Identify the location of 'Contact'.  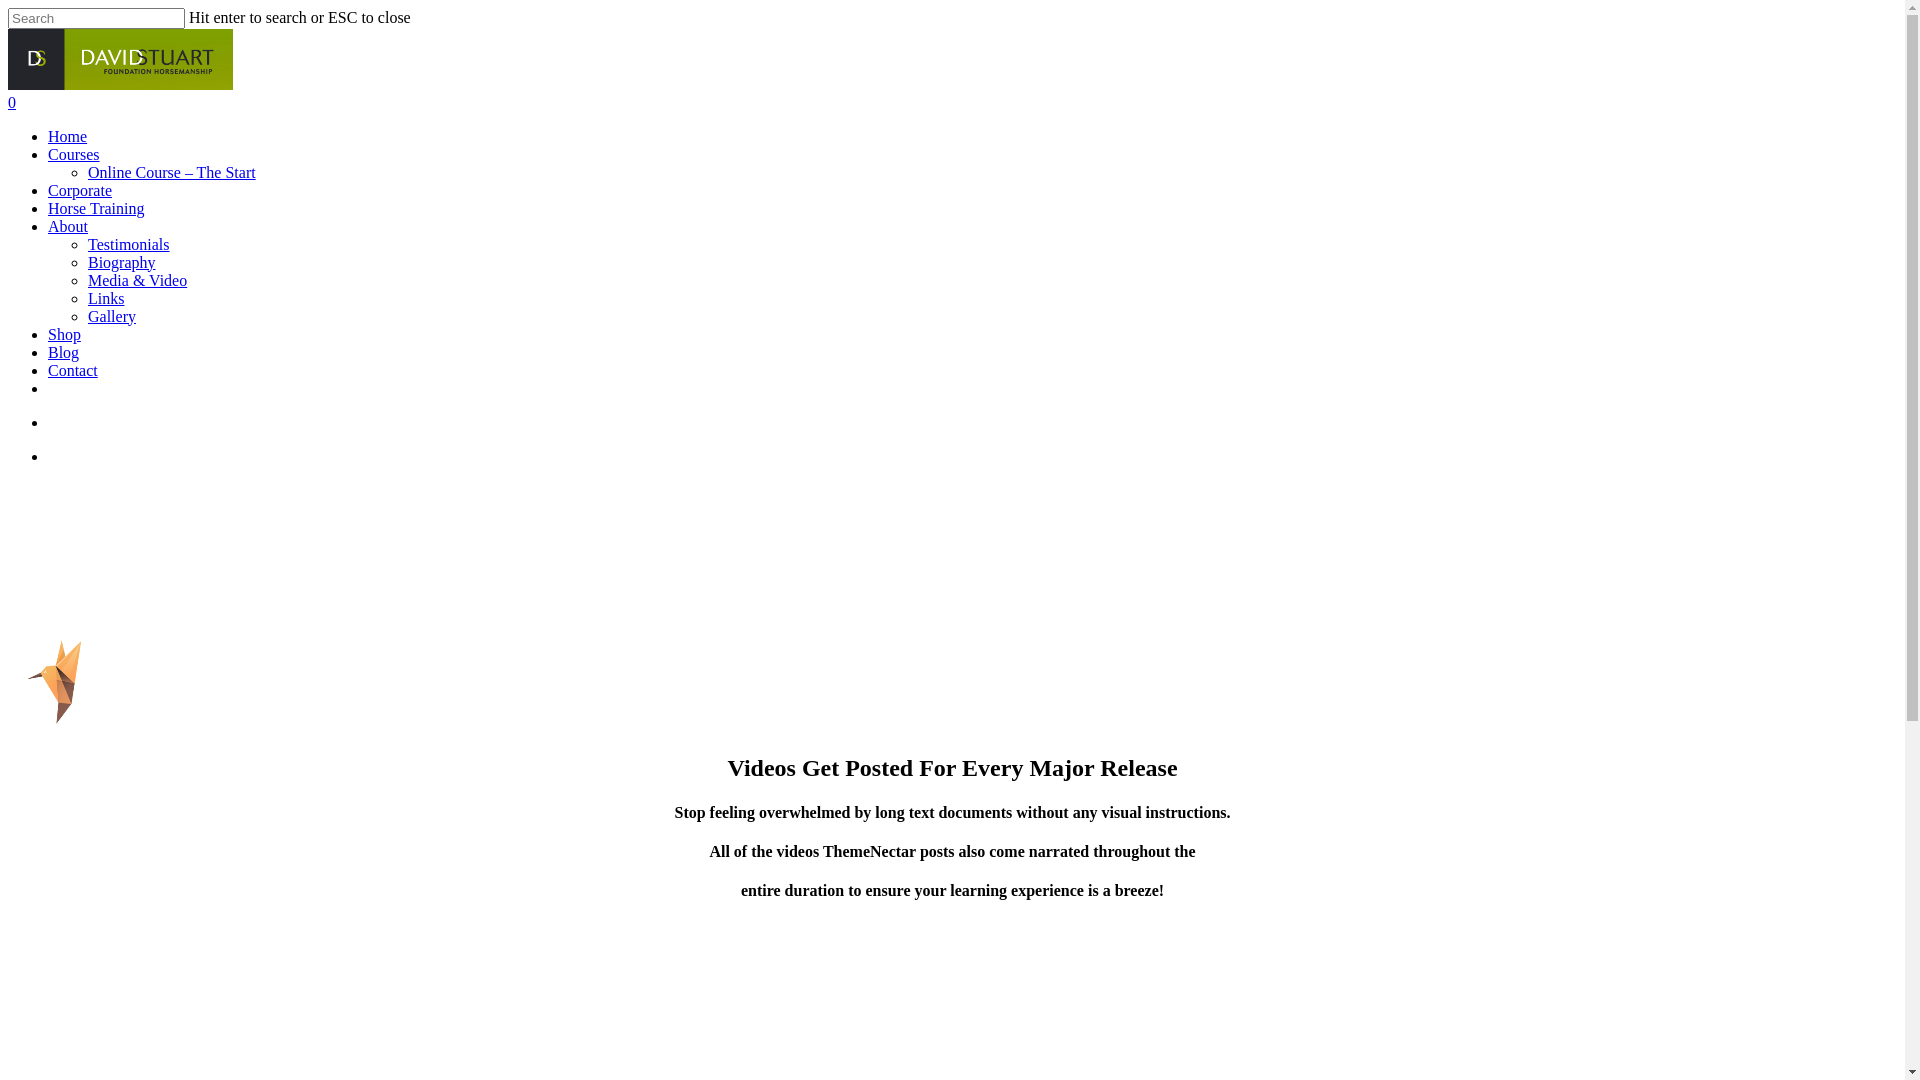
(72, 370).